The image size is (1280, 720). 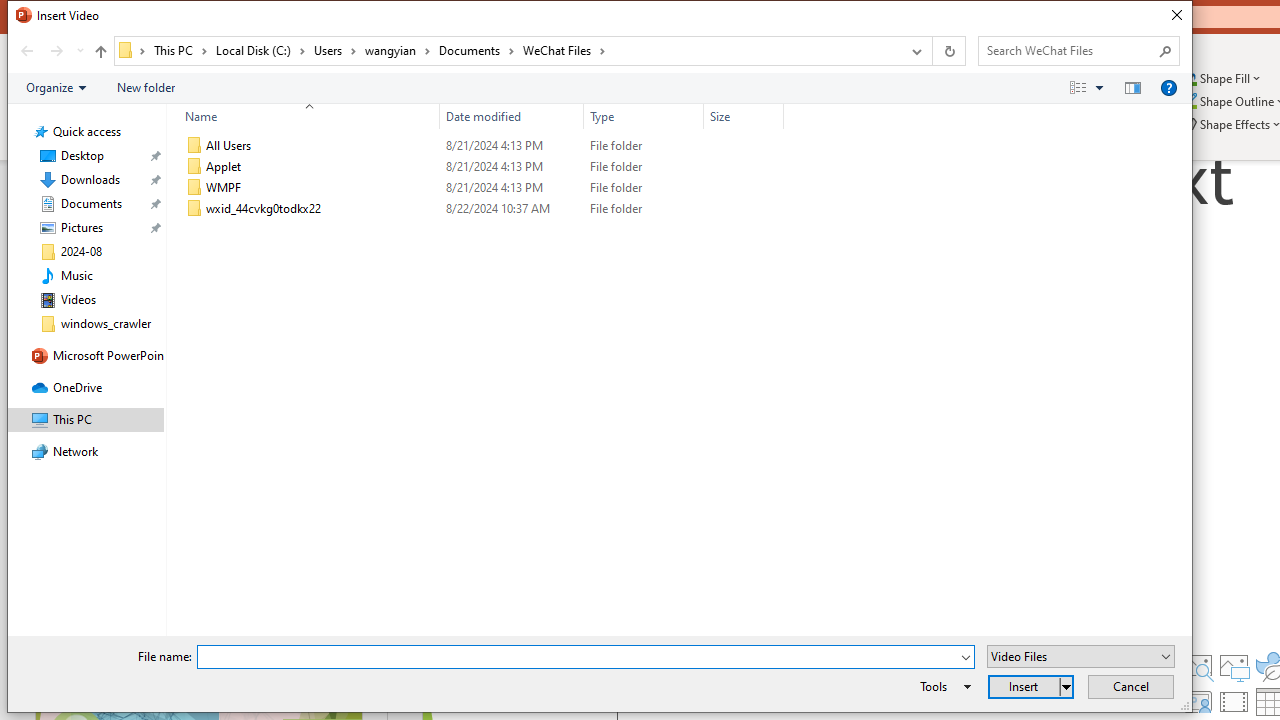 What do you see at coordinates (576, 657) in the screenshot?
I see `'File name:'` at bounding box center [576, 657].